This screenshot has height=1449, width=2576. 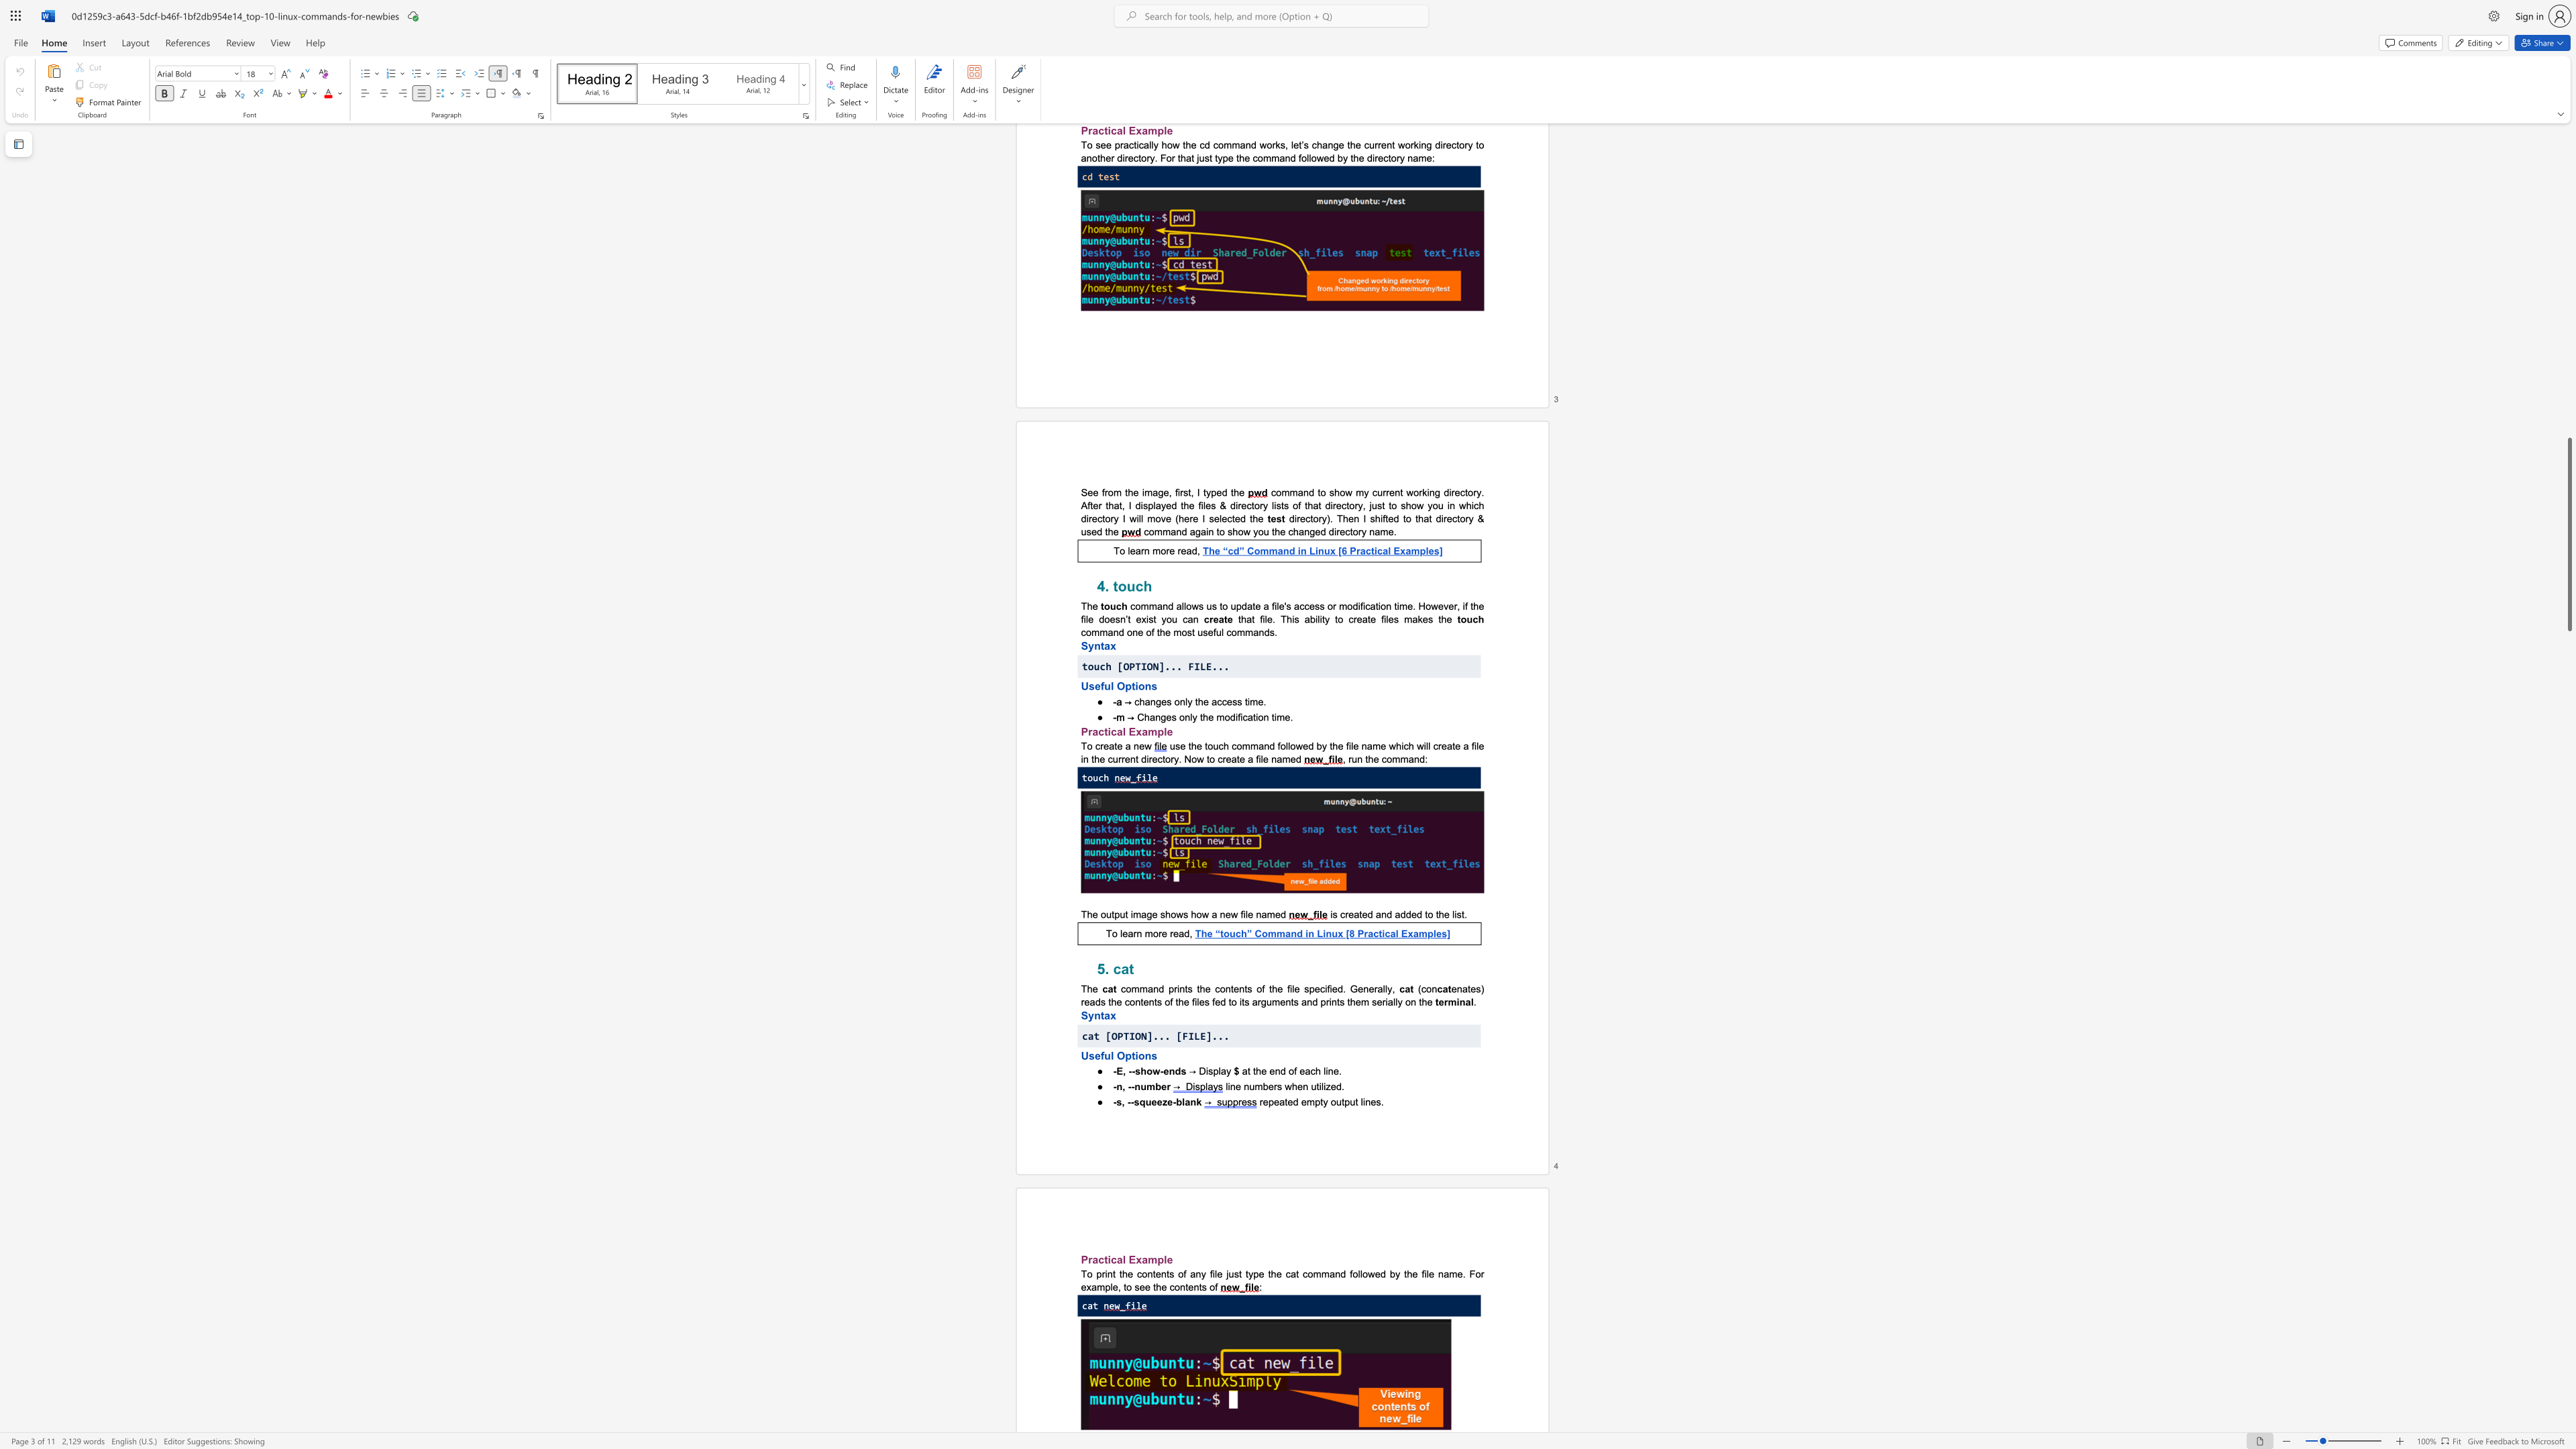 I want to click on the 1th character "l" in the text, so click(x=1226, y=1085).